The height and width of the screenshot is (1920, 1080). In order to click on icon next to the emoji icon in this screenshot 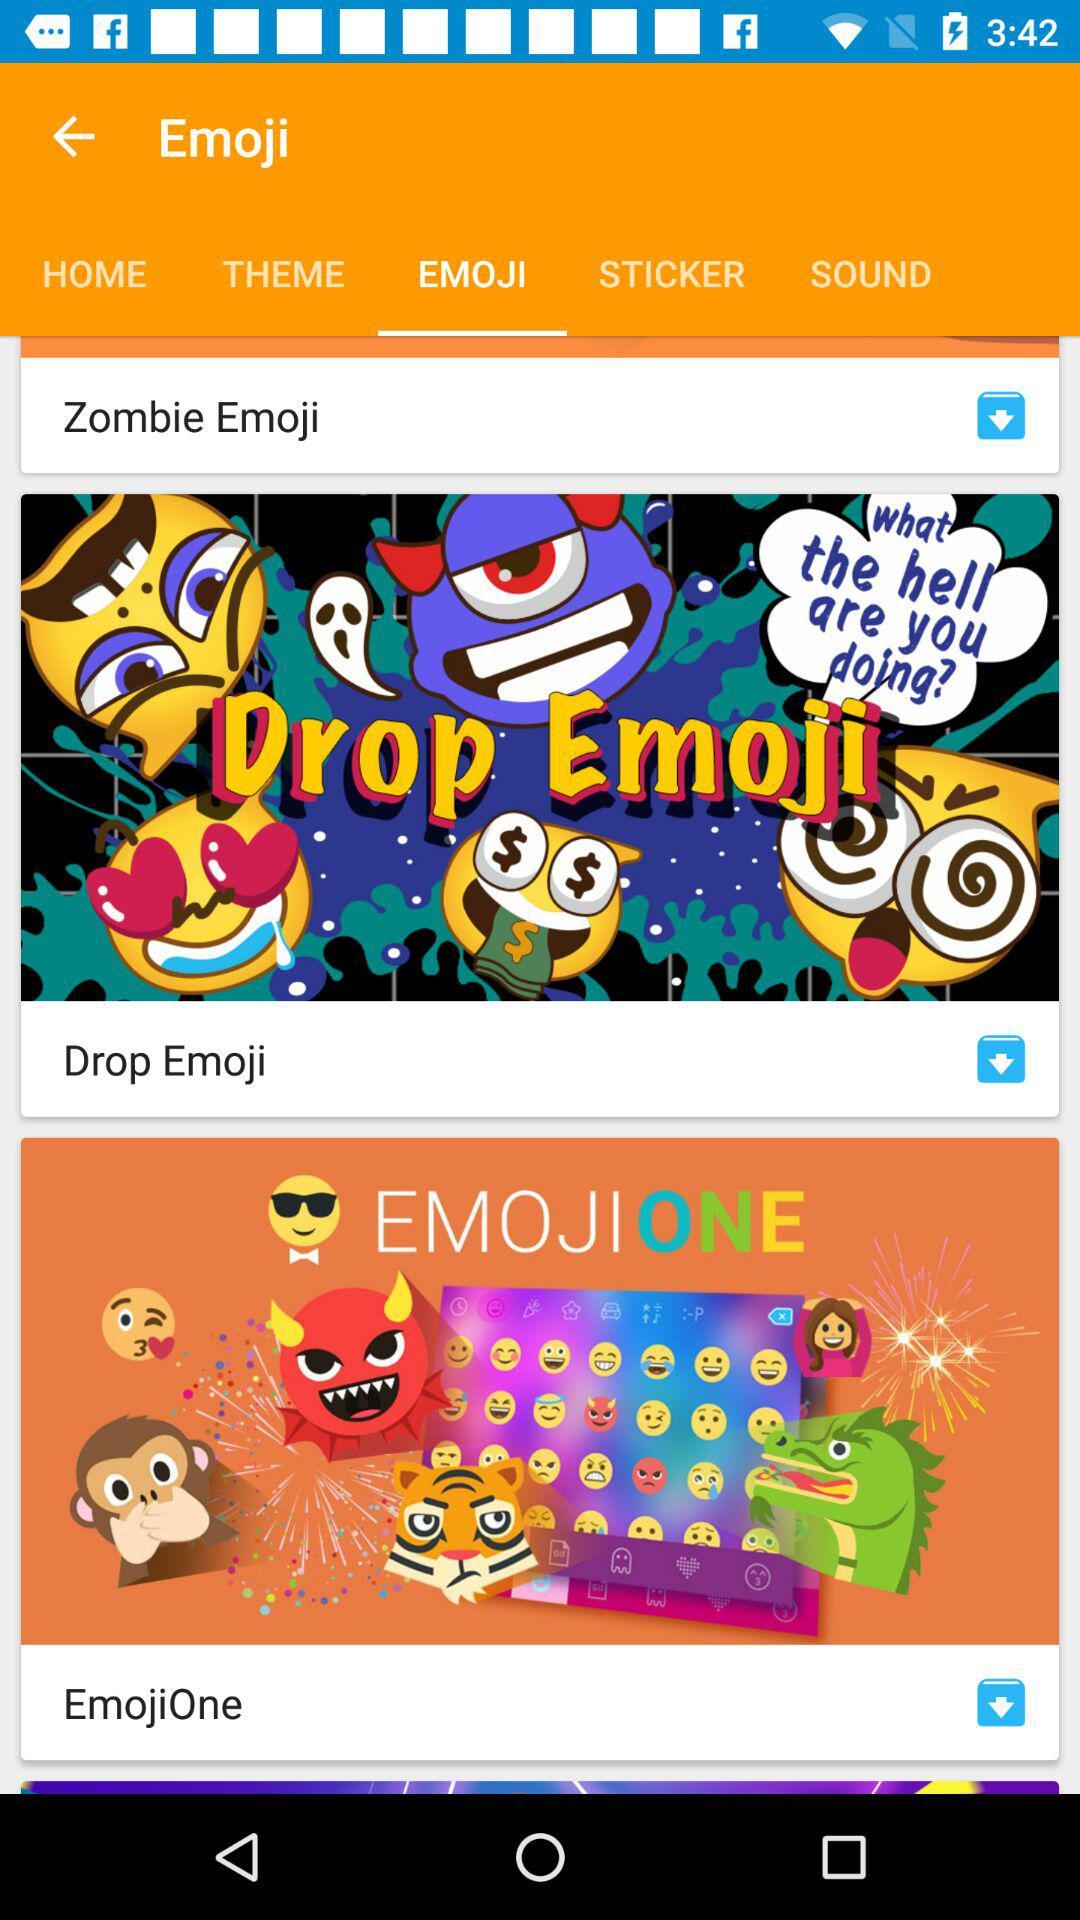, I will do `click(72, 135)`.